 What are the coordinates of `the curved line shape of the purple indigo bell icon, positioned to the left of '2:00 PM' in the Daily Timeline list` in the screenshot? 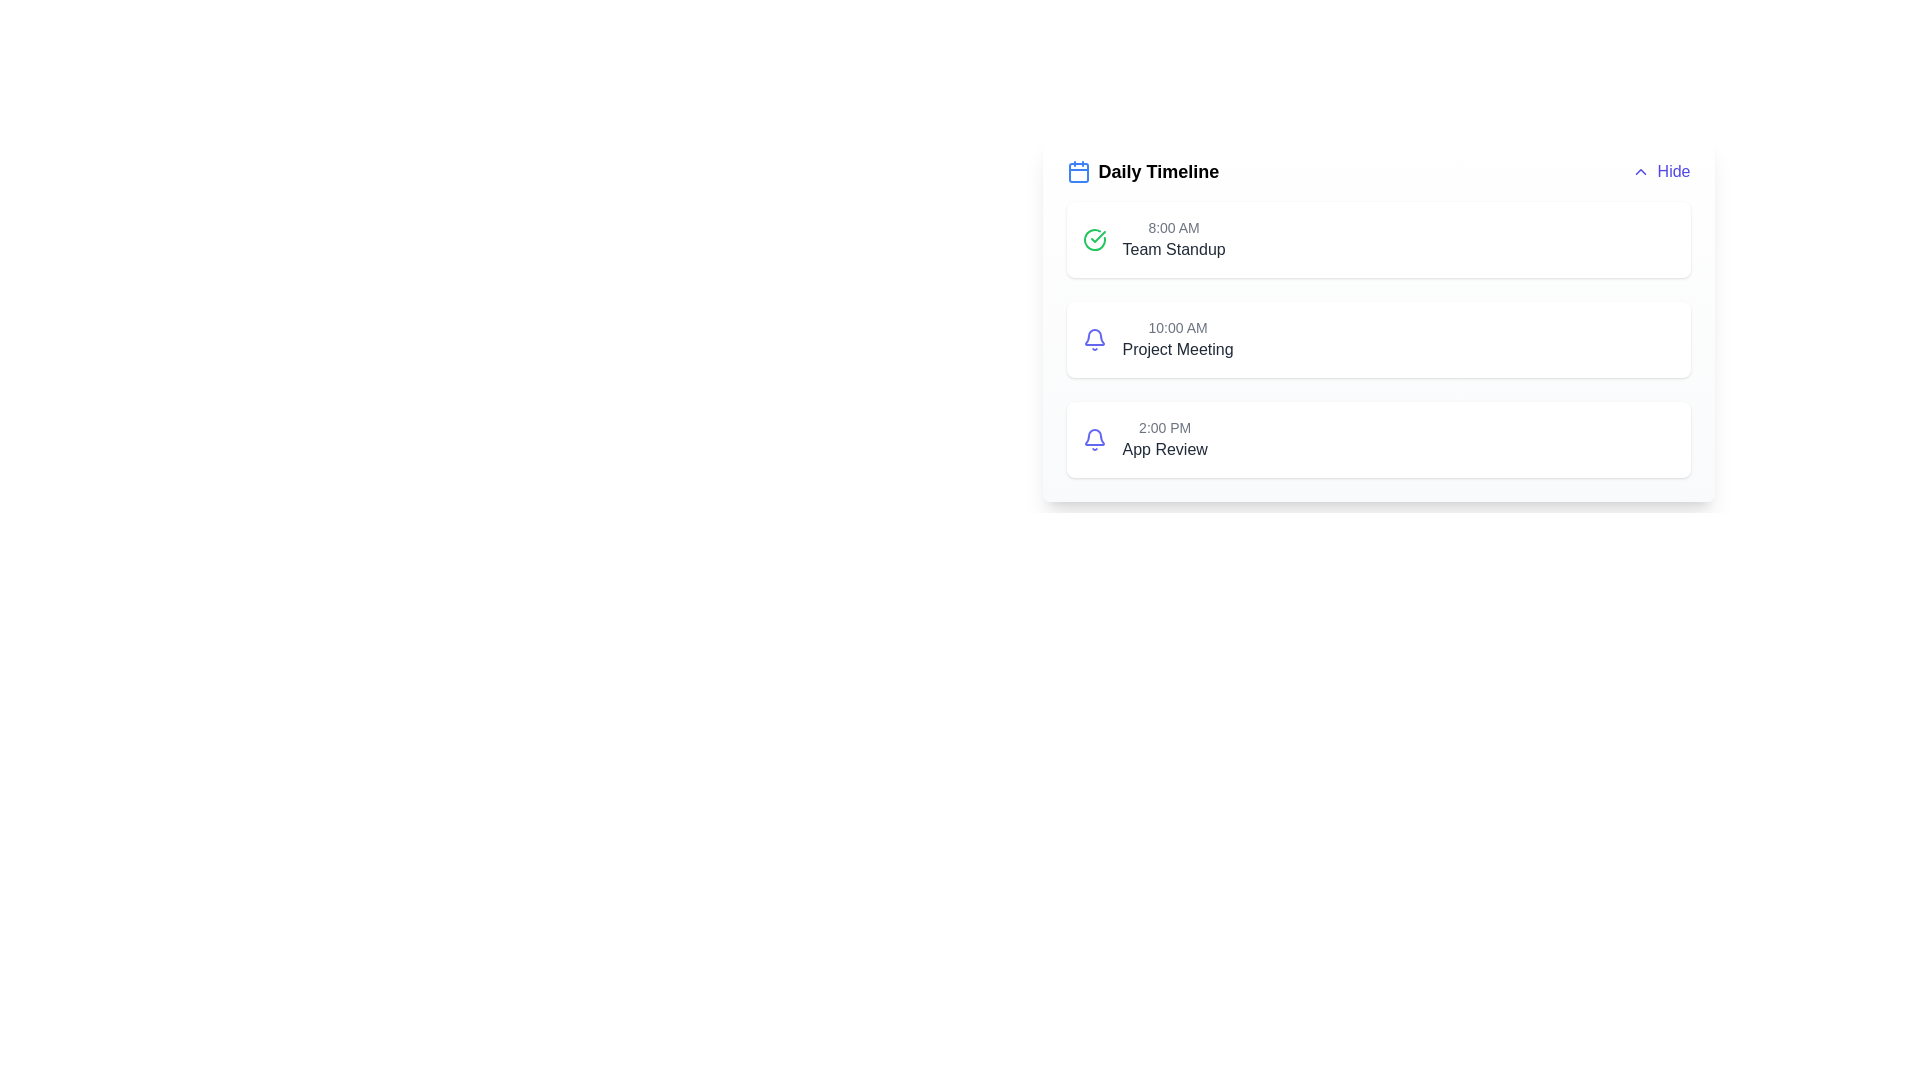 It's located at (1093, 336).